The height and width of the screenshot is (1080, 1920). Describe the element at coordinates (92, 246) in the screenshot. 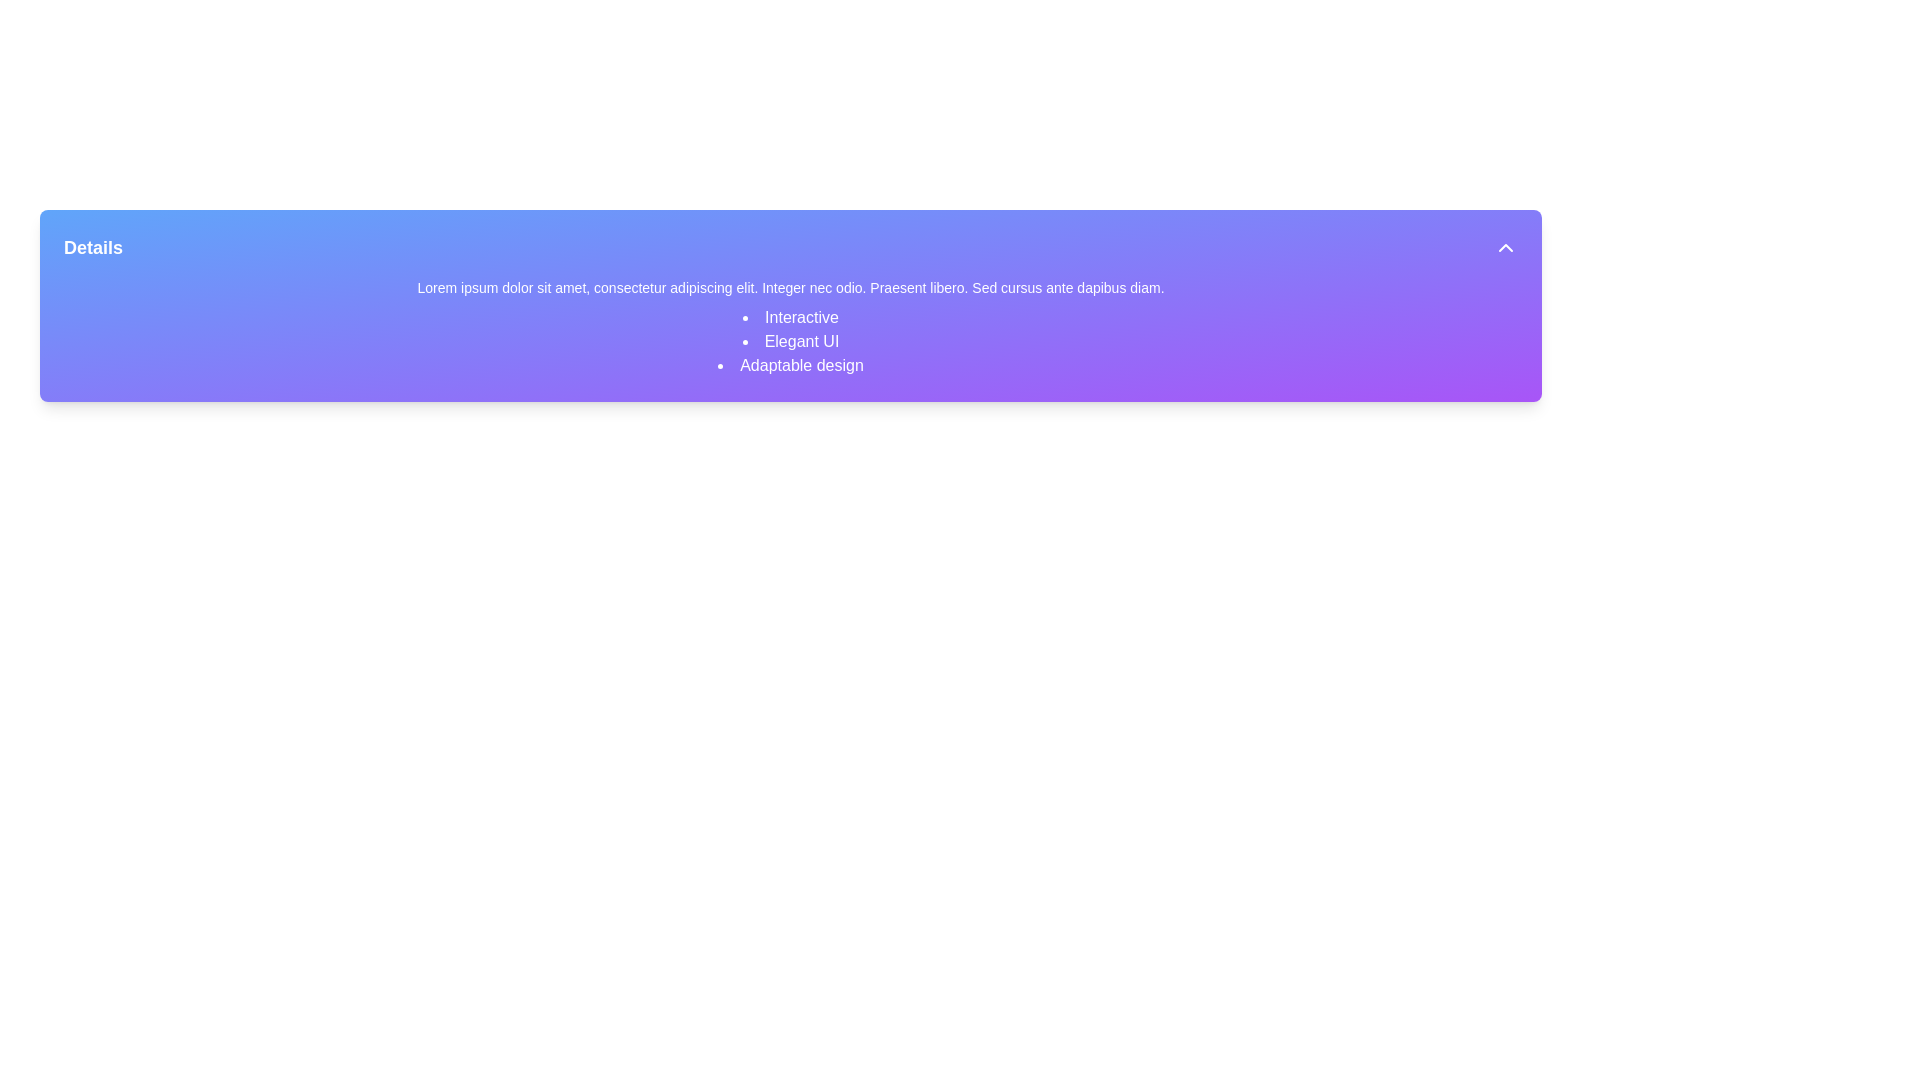

I see `the 'Details' text label, which is styled with a bold font and located at the left edge of a gradient-colored section` at that location.